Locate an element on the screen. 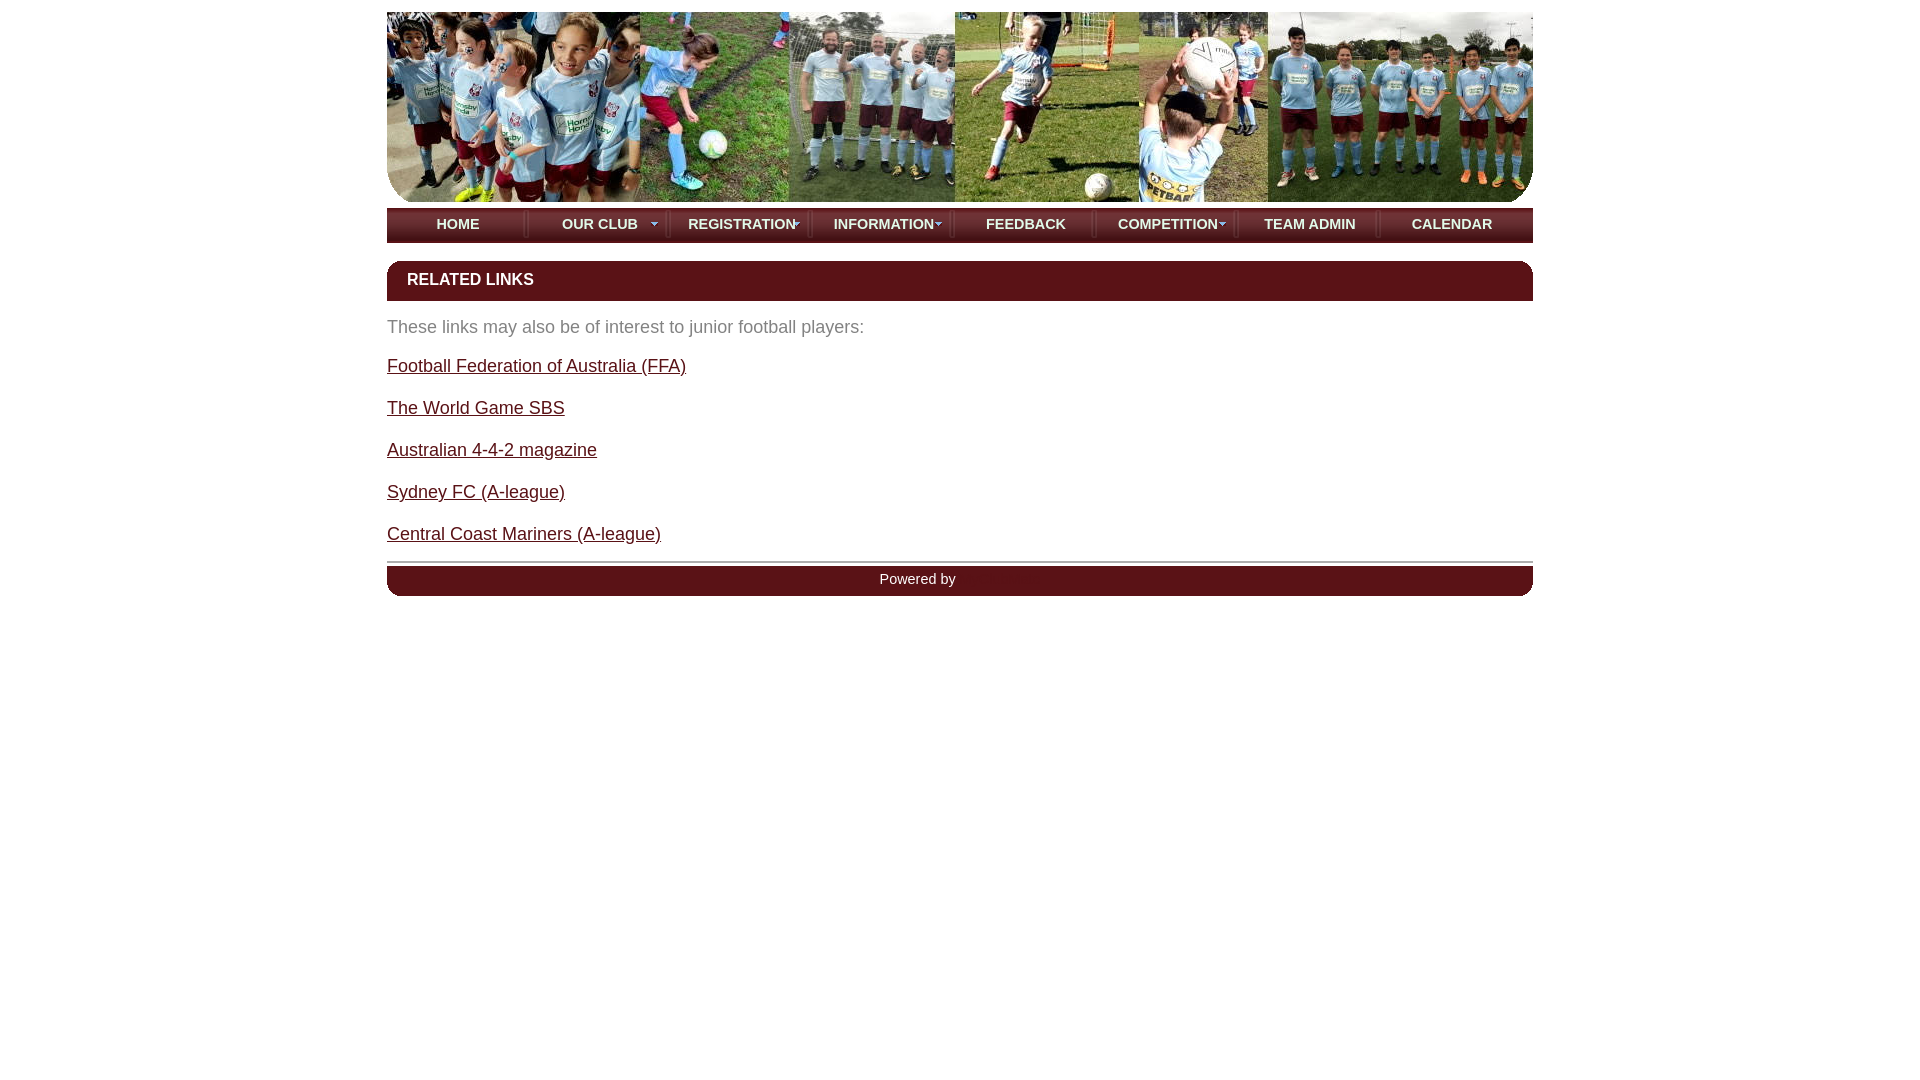 The image size is (1920, 1080). 'INFORMATION' is located at coordinates (882, 223).